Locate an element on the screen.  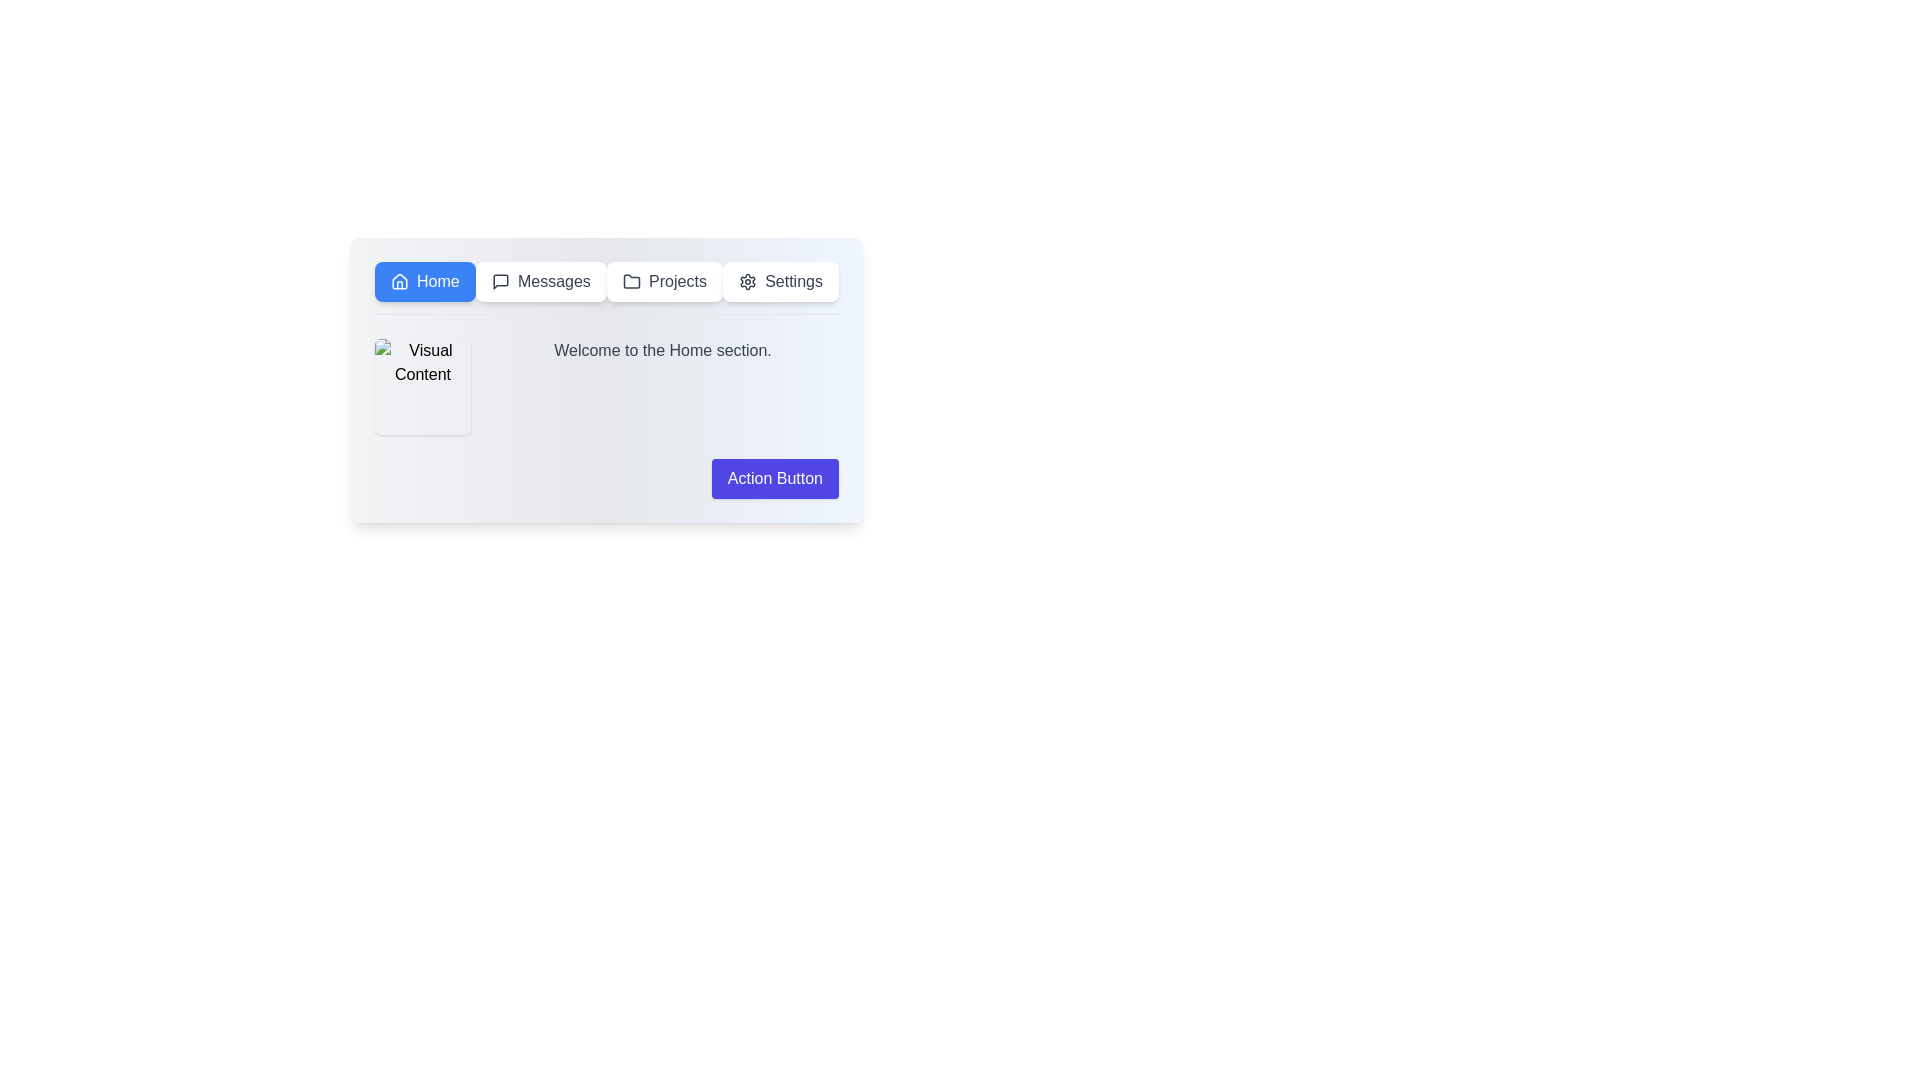
the speech bubble icon representing messages or comments in the navigation bar is located at coordinates (500, 281).